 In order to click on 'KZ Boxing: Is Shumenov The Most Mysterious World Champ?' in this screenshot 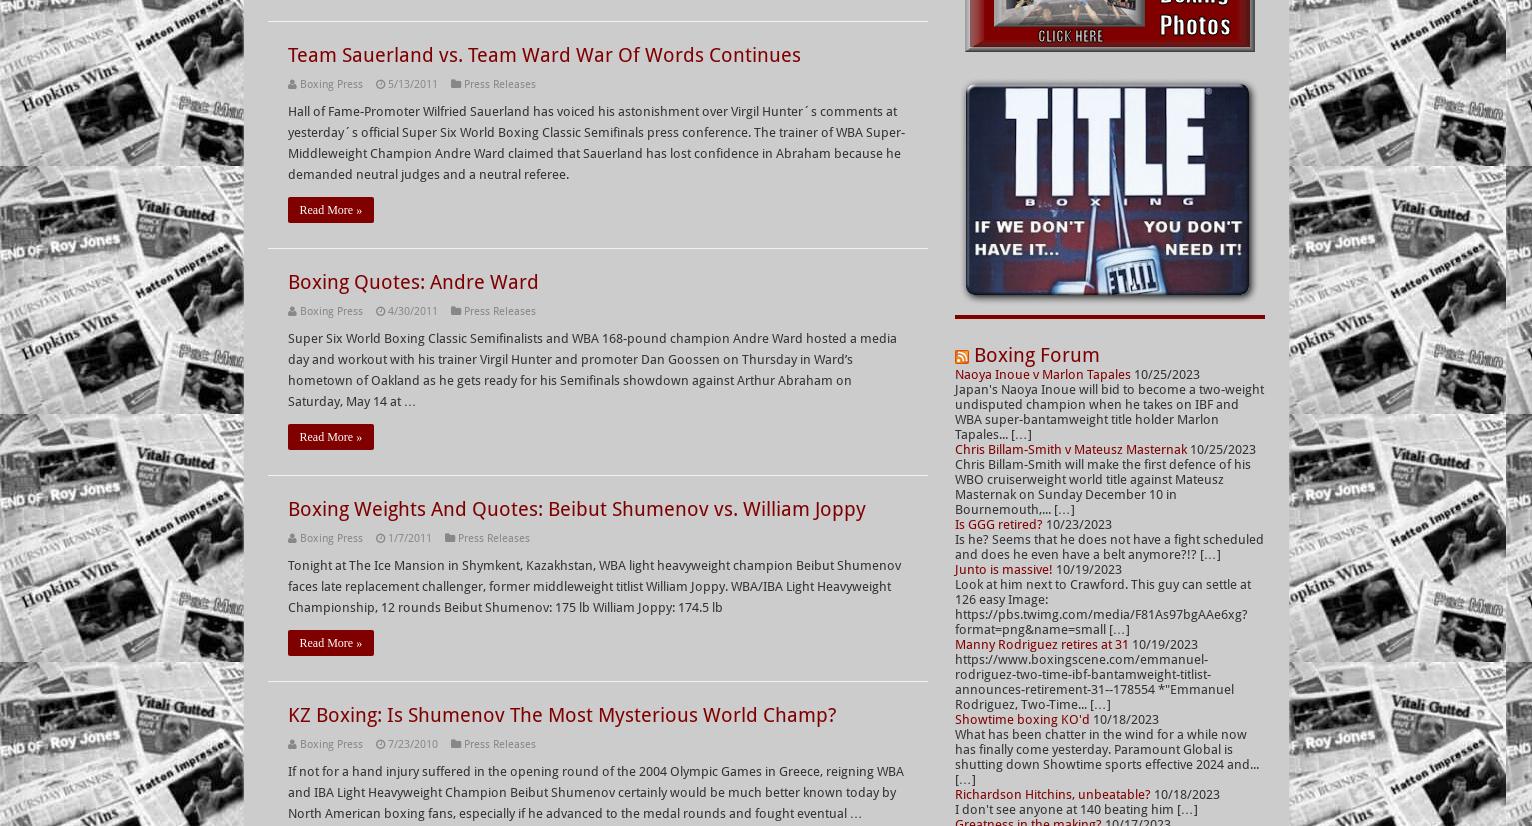, I will do `click(560, 714)`.